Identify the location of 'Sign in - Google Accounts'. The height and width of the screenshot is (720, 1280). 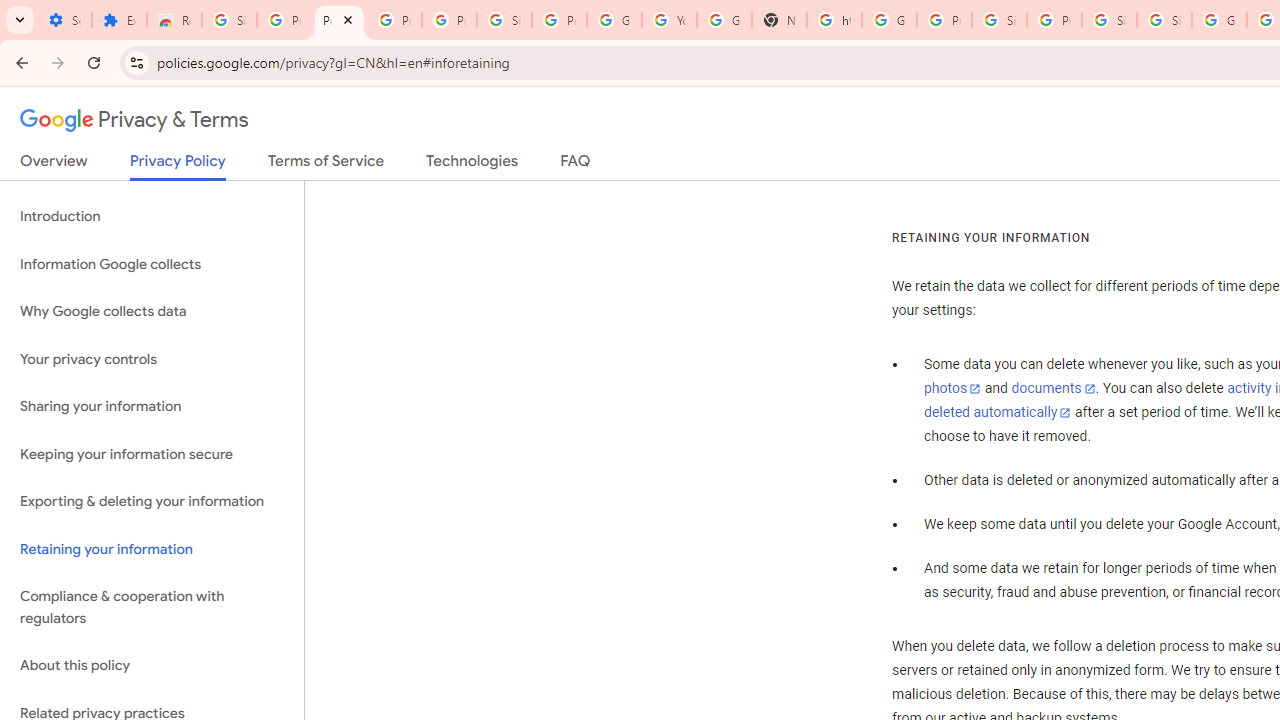
(1108, 20).